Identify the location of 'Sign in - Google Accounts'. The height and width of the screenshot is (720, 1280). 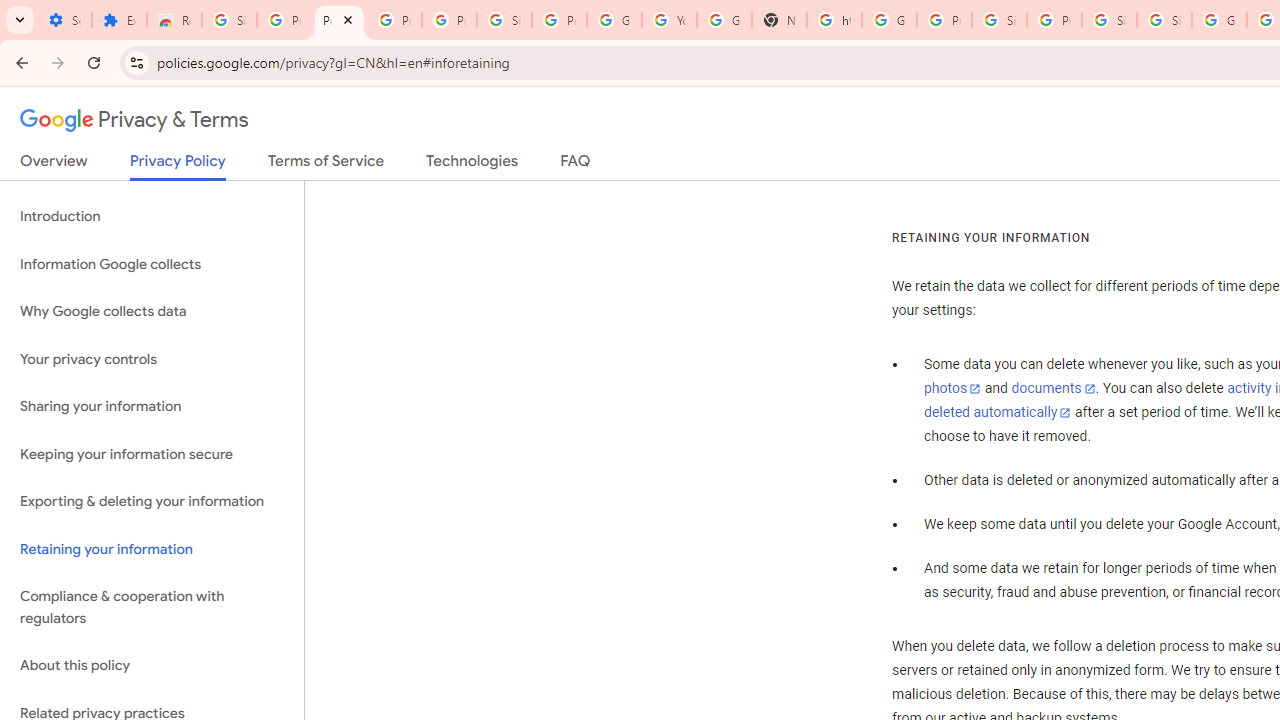
(1108, 20).